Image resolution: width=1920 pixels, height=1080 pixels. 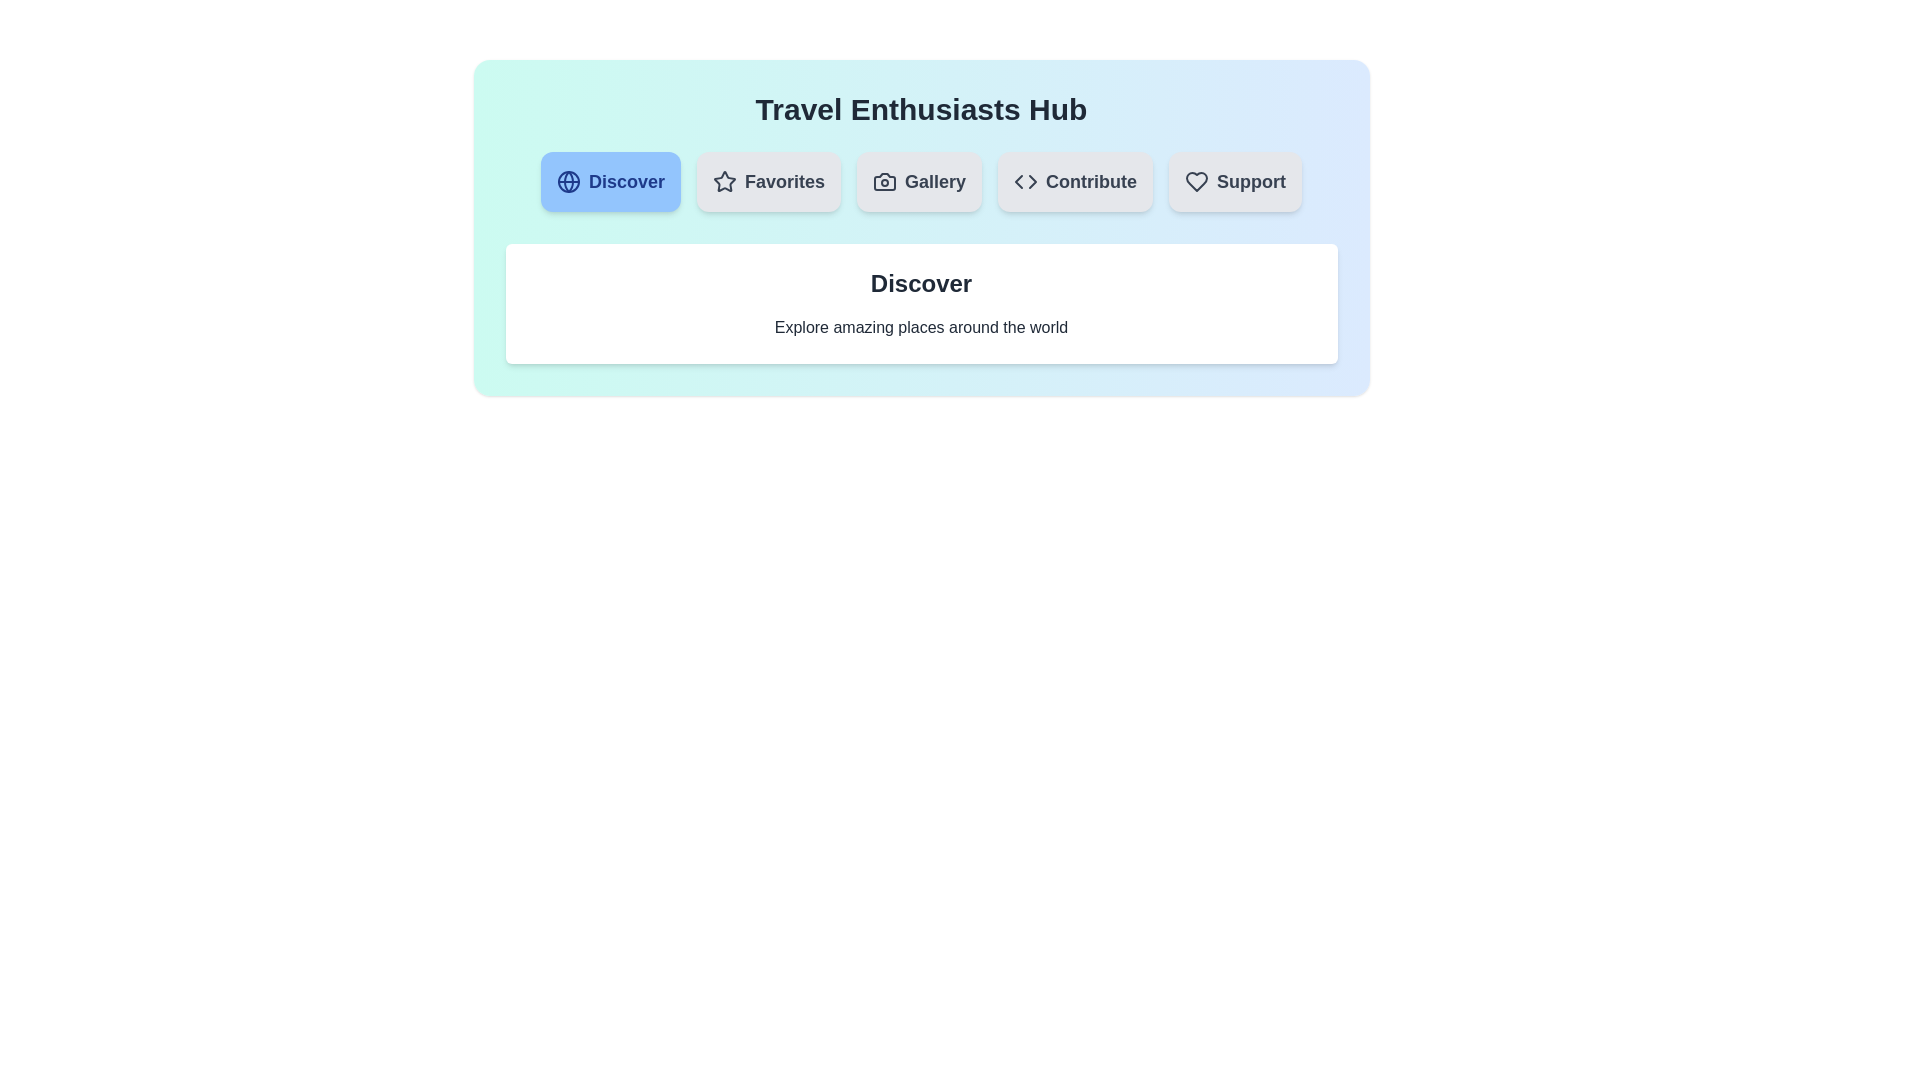 What do you see at coordinates (723, 181) in the screenshot?
I see `the star icon with a hollow outline located near the 'Favorites' button in the navigation menu` at bounding box center [723, 181].